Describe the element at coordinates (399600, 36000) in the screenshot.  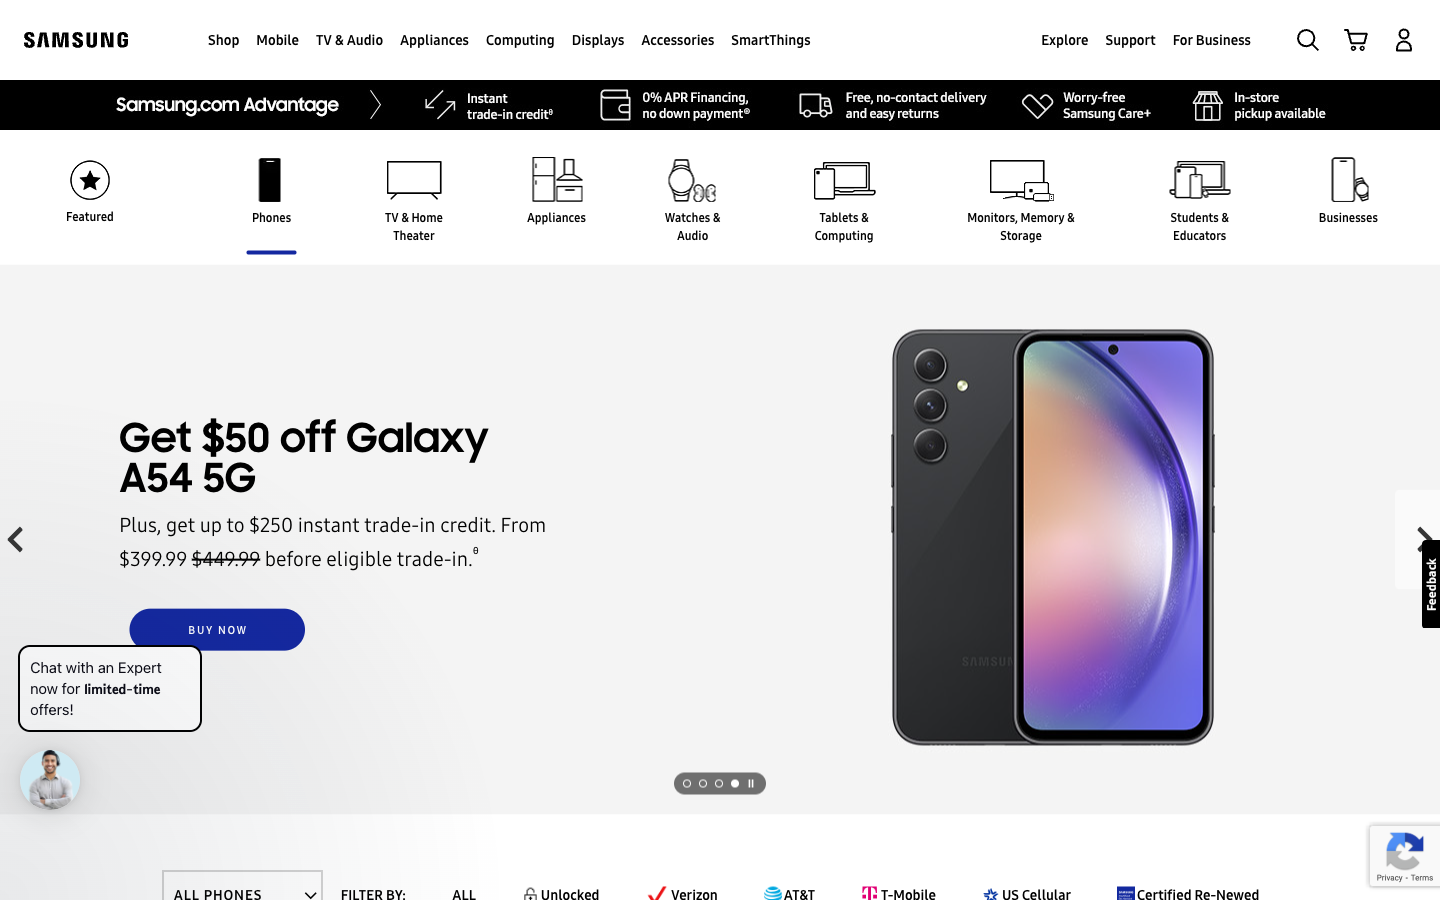
I see `the Mobile dropdown in the top panel by hovering over the button` at that location.